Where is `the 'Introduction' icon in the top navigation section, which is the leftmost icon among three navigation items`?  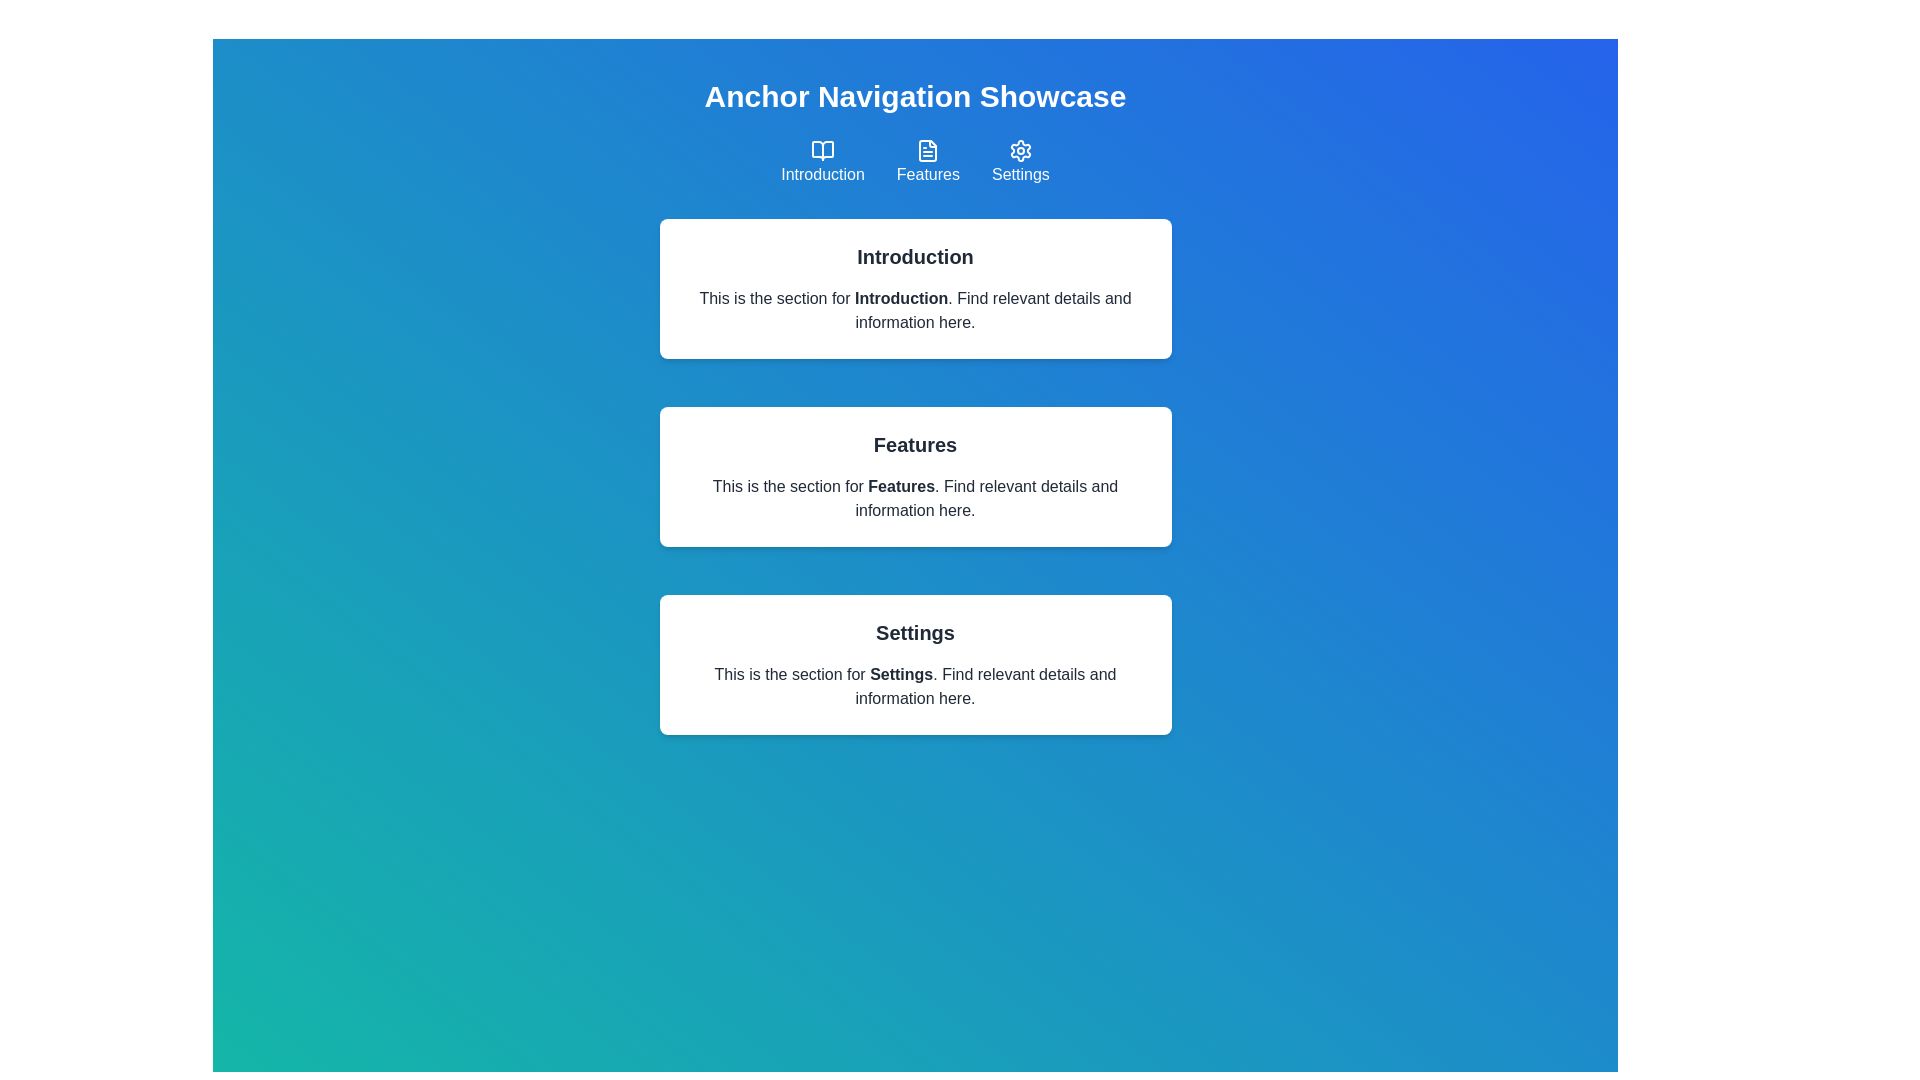
the 'Introduction' icon in the top navigation section, which is the leftmost icon among three navigation items is located at coordinates (823, 149).